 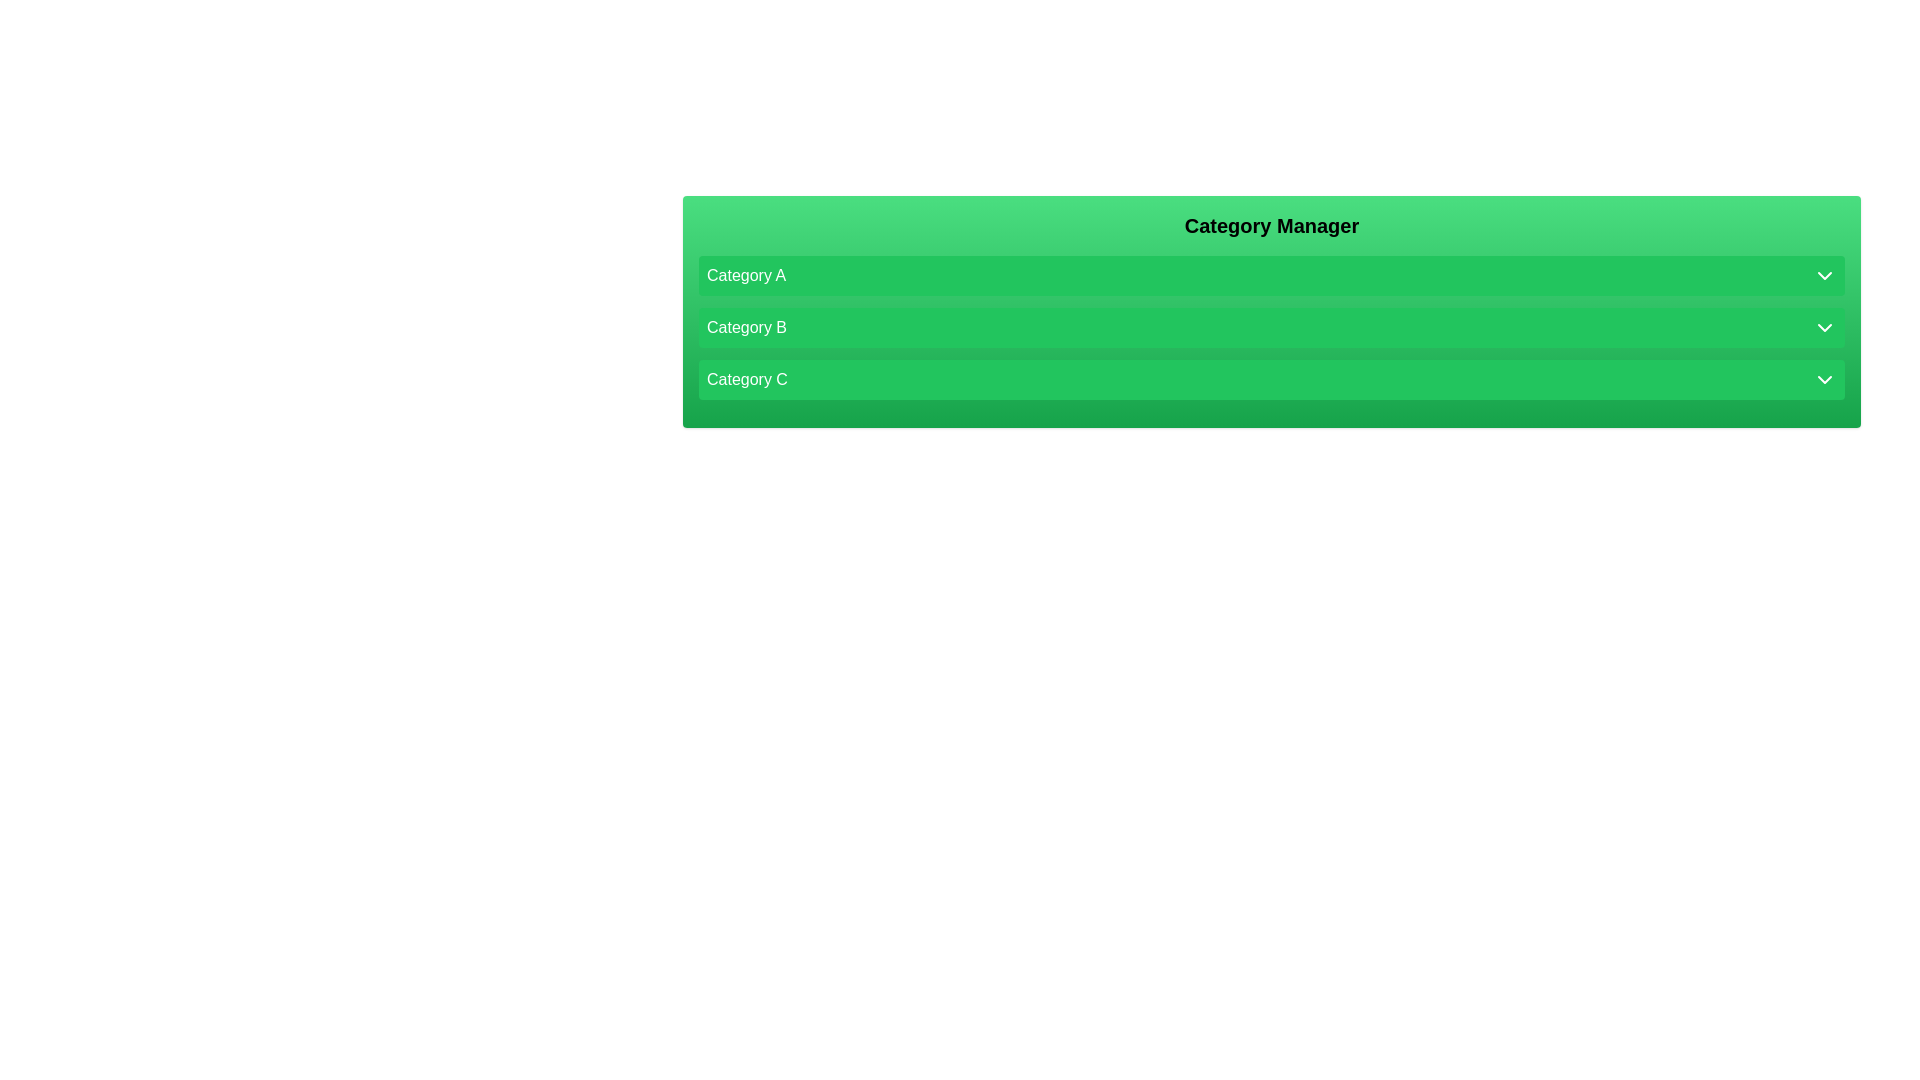 What do you see at coordinates (1271, 326) in the screenshot?
I see `the text of Category B in the list` at bounding box center [1271, 326].